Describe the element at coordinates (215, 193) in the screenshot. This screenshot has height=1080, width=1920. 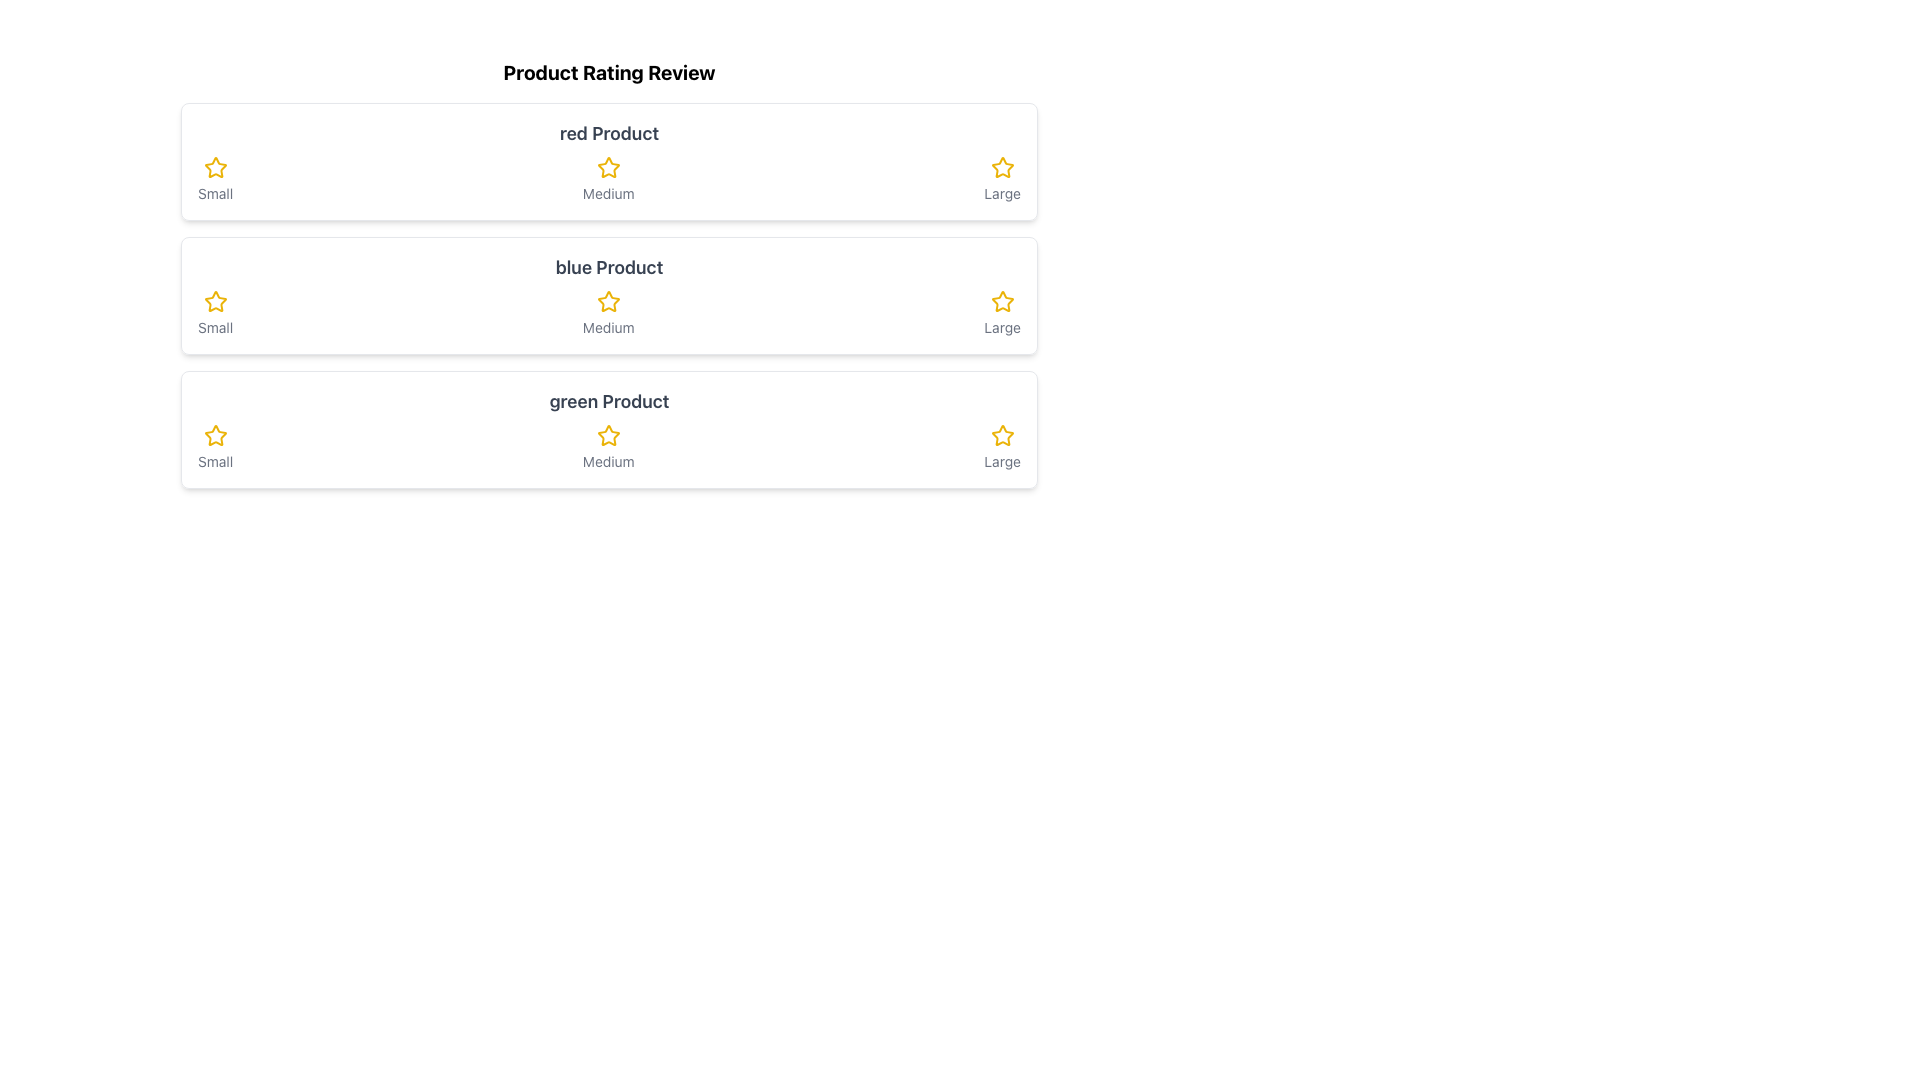
I see `the 'Small' label that describes the size for the rating icon in the first card of the layout` at that location.